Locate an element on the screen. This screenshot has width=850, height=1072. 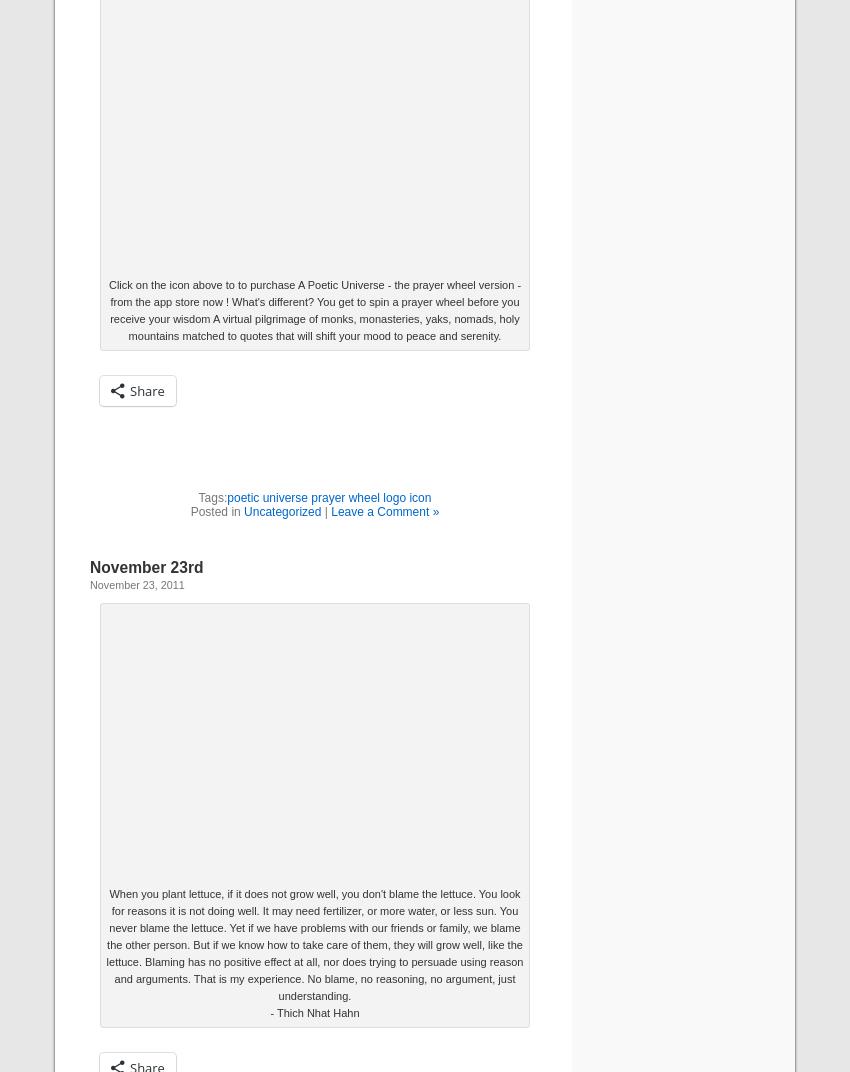
'poetic universe prayer wheel logo icon' is located at coordinates (329, 496).